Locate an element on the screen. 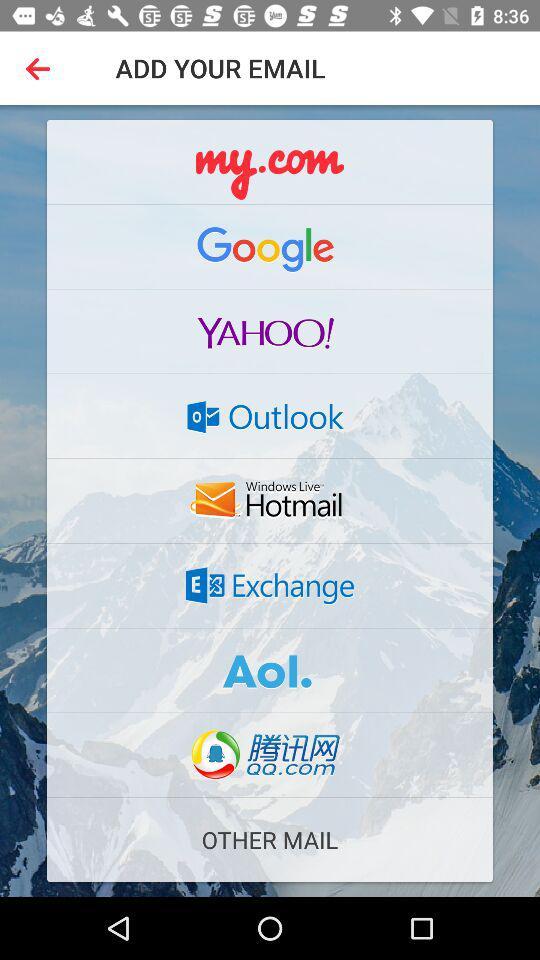  icon next to the add your email item is located at coordinates (42, 68).